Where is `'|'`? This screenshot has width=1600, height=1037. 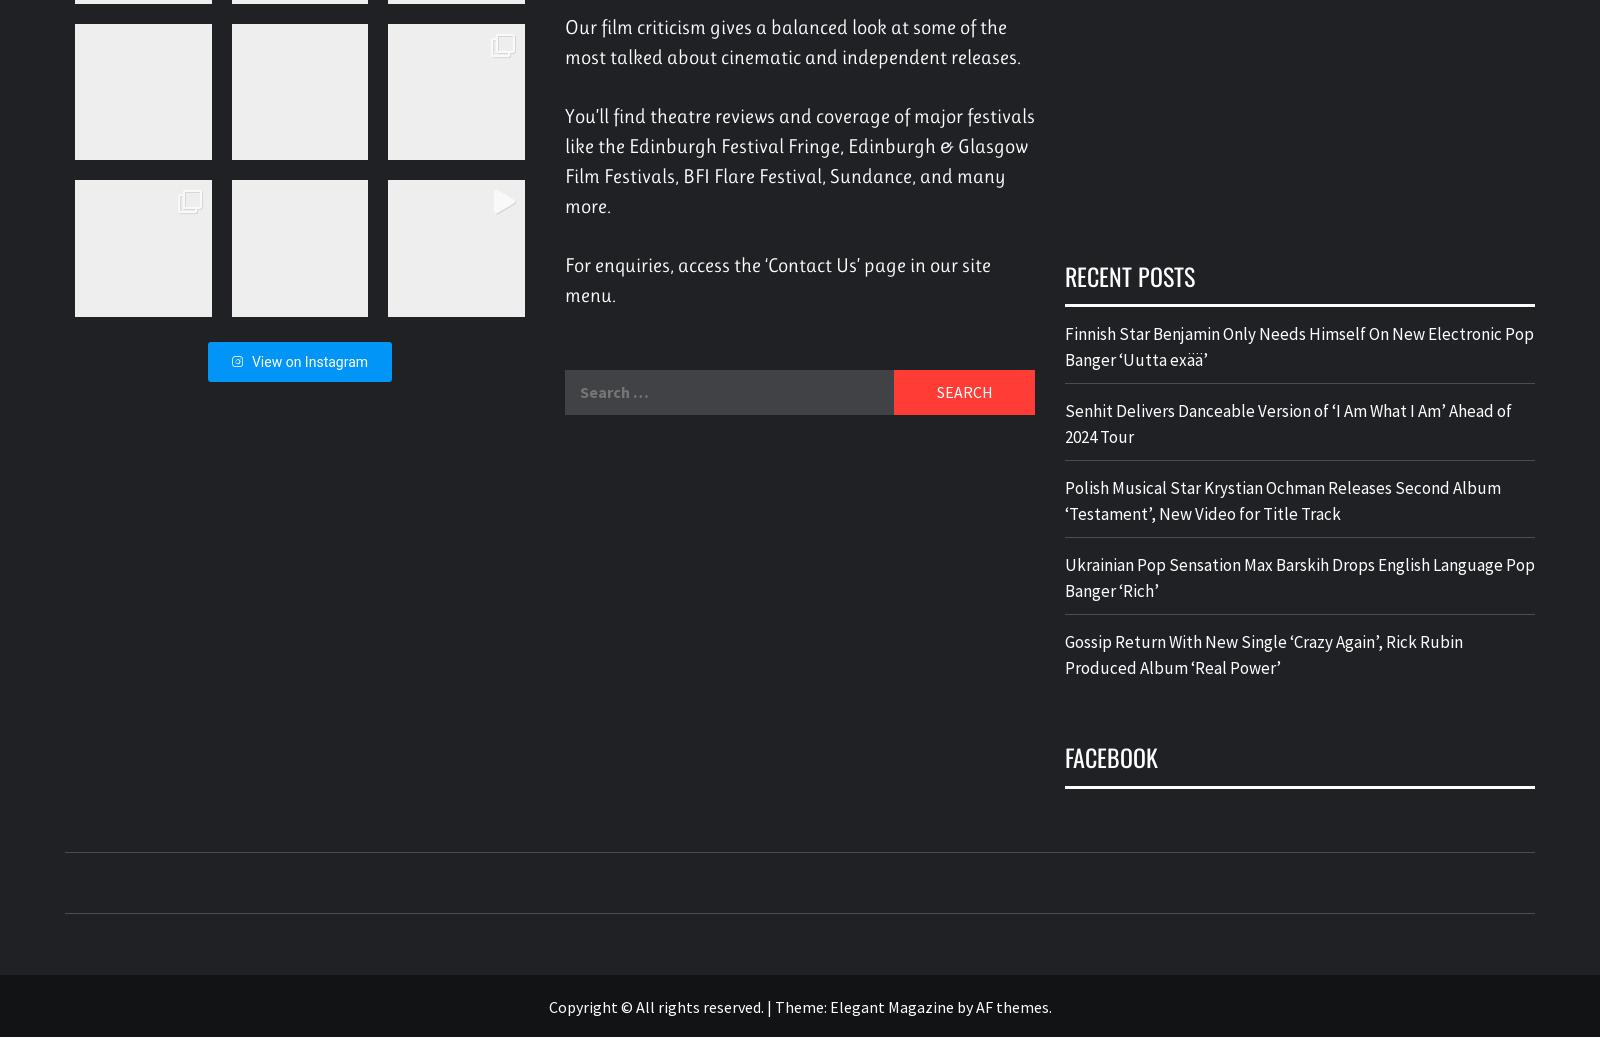 '|' is located at coordinates (770, 1005).